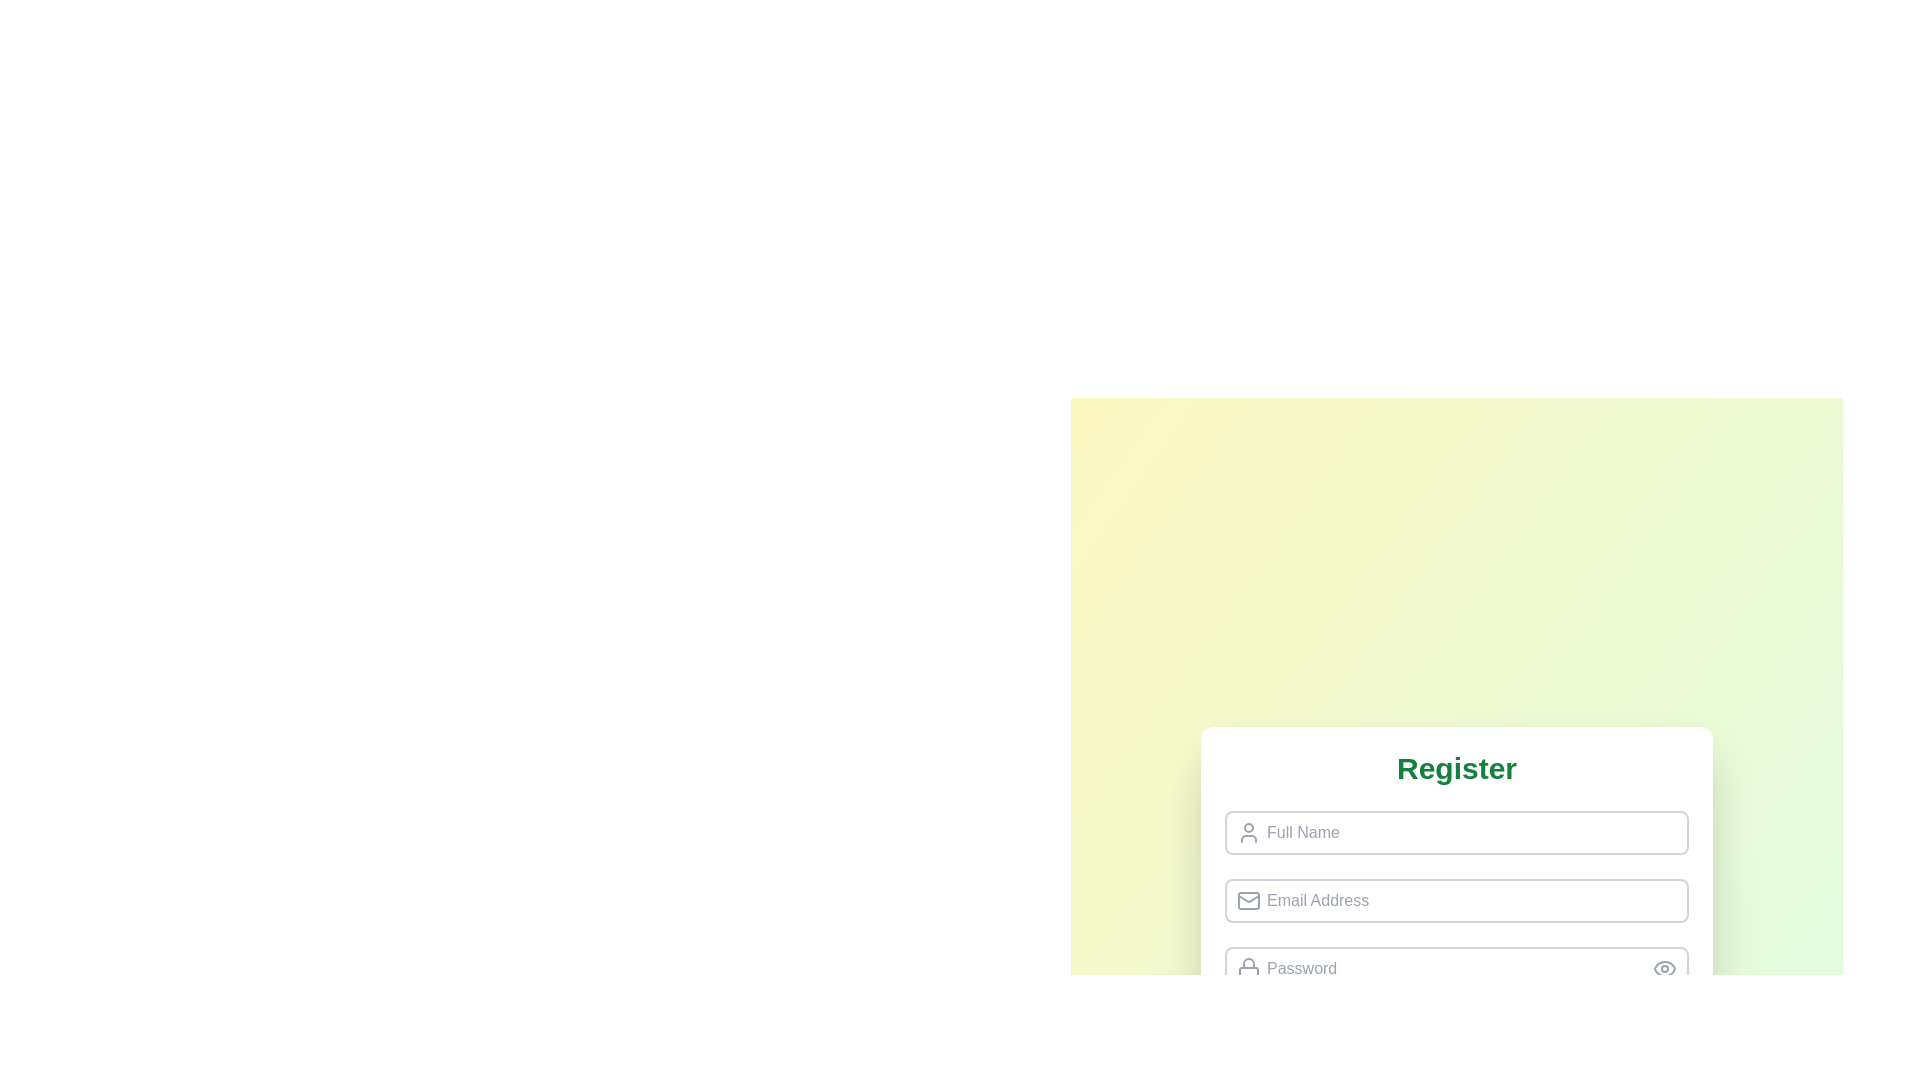 The image size is (1920, 1080). I want to click on the text input field for entering the full name in the registration form to display the cursor, so click(1457, 833).